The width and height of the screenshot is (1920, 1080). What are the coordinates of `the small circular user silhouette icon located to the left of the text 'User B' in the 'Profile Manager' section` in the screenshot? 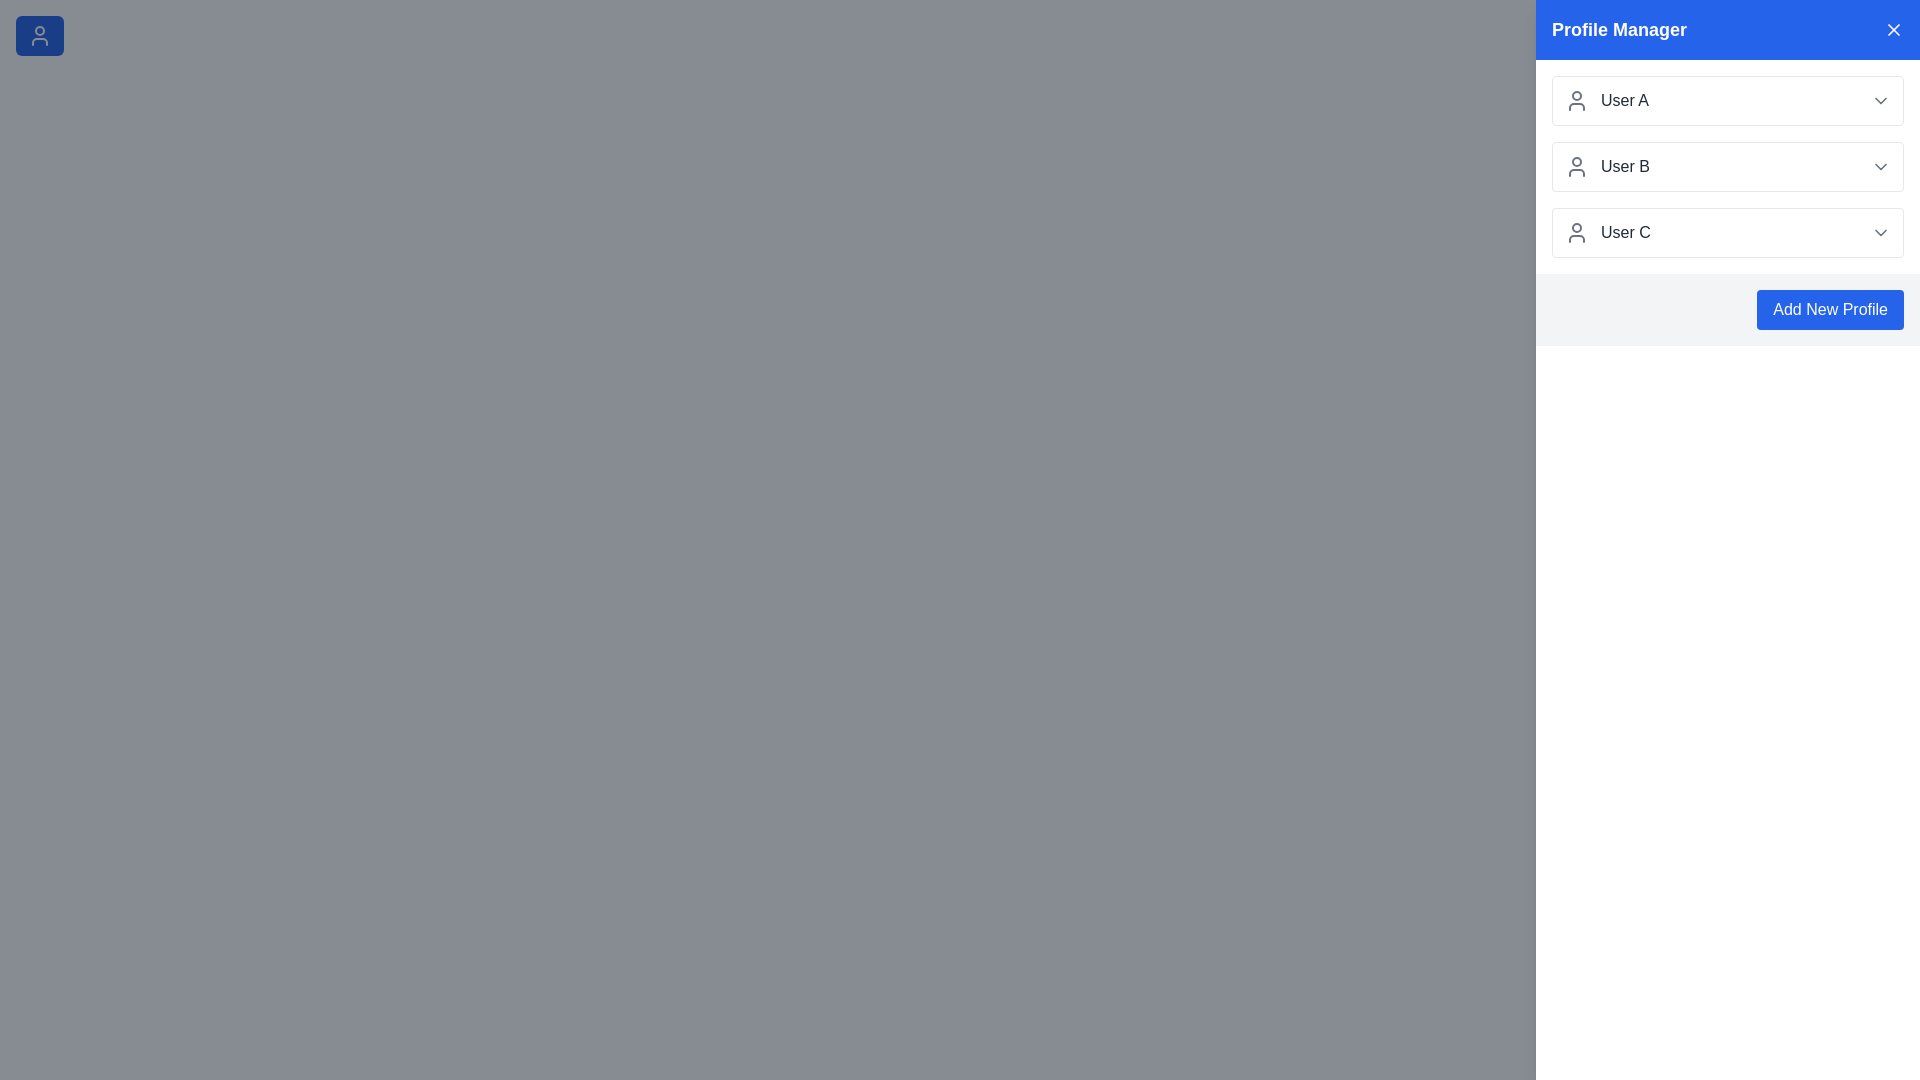 It's located at (1576, 165).